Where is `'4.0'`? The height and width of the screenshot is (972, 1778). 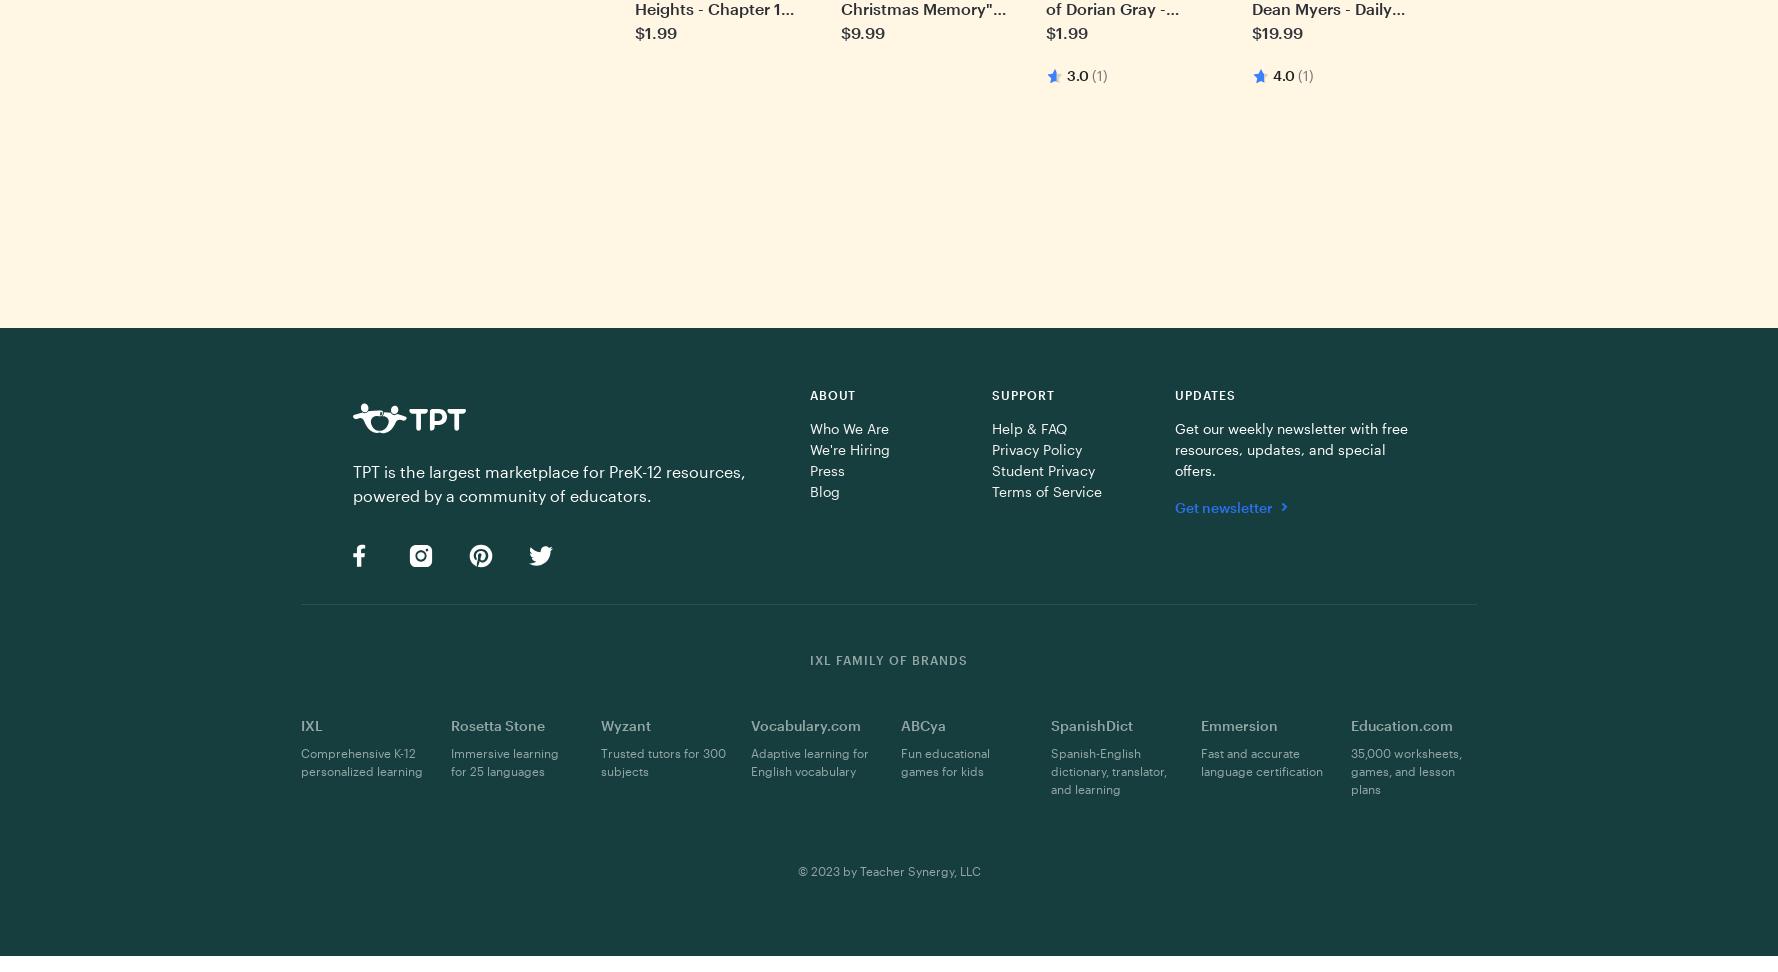 '4.0' is located at coordinates (1283, 74).